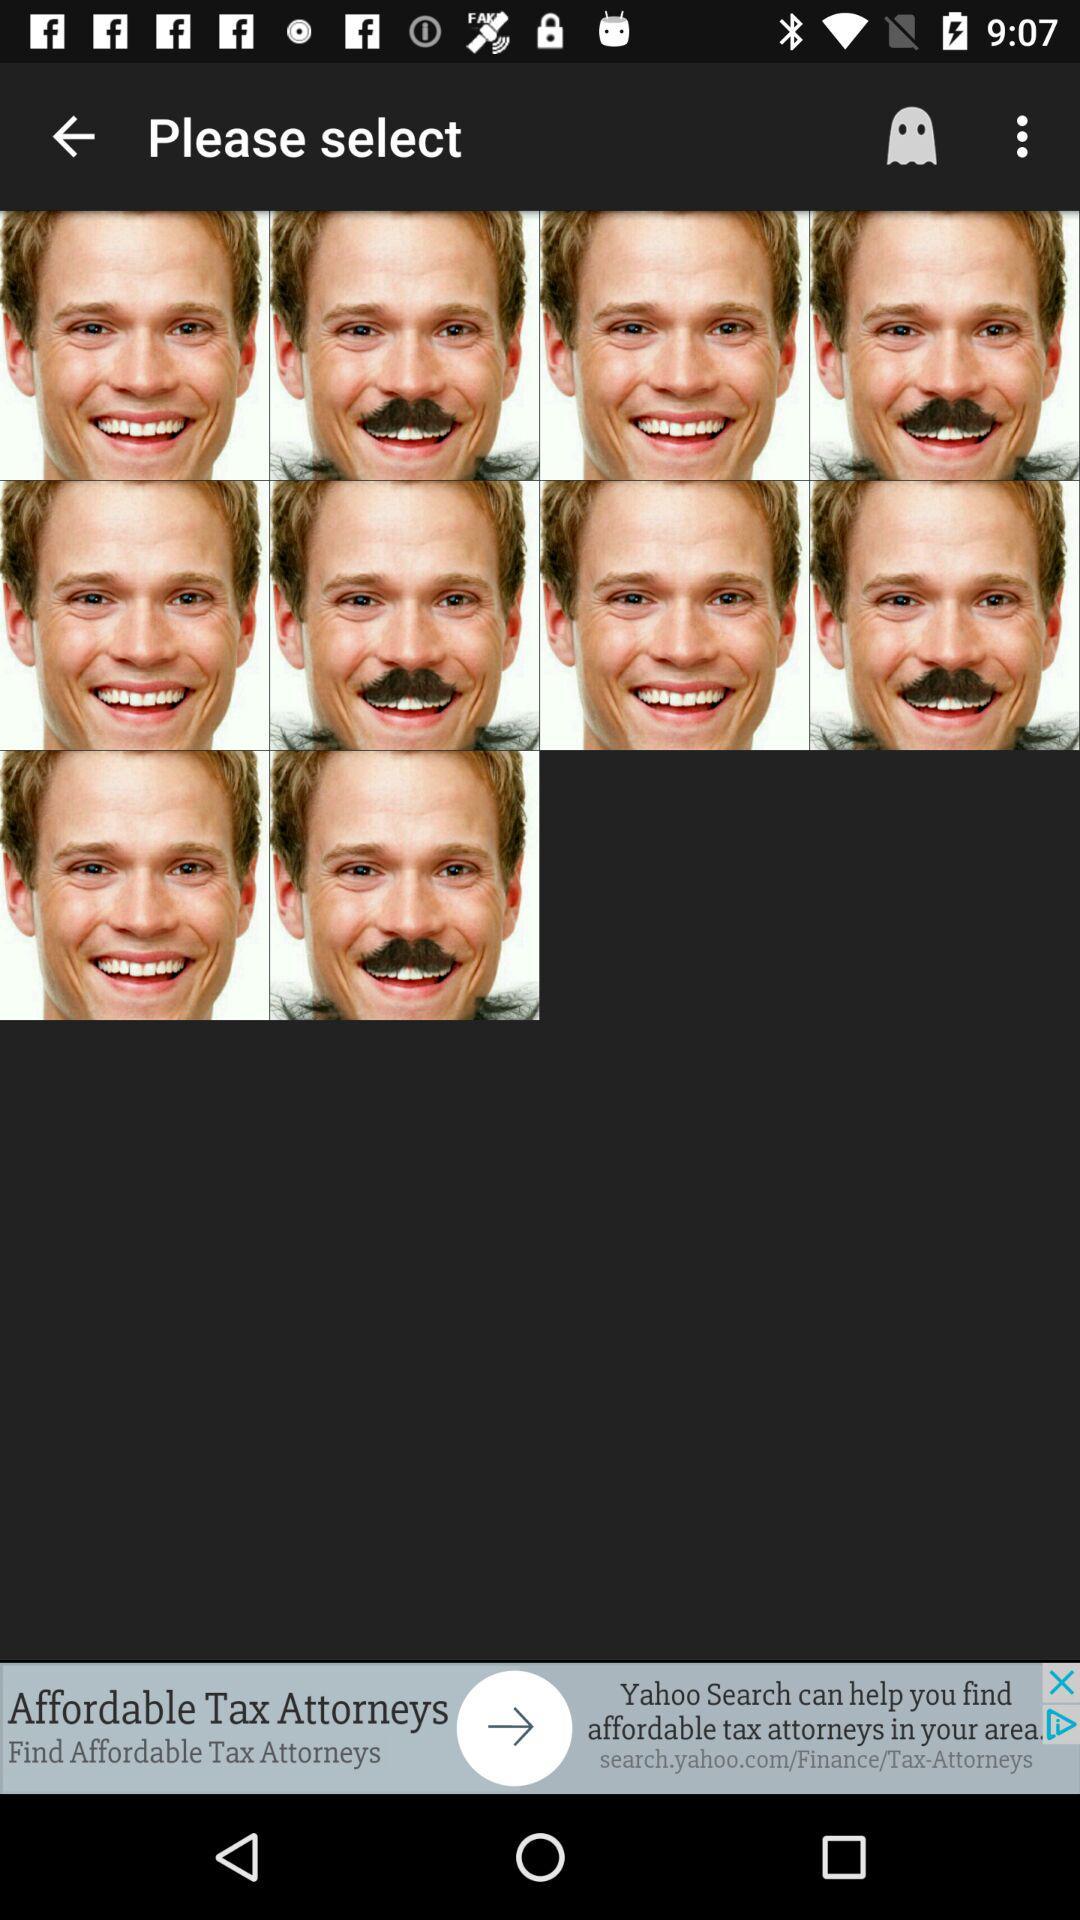 The image size is (1080, 1920). I want to click on the last image, so click(404, 884).